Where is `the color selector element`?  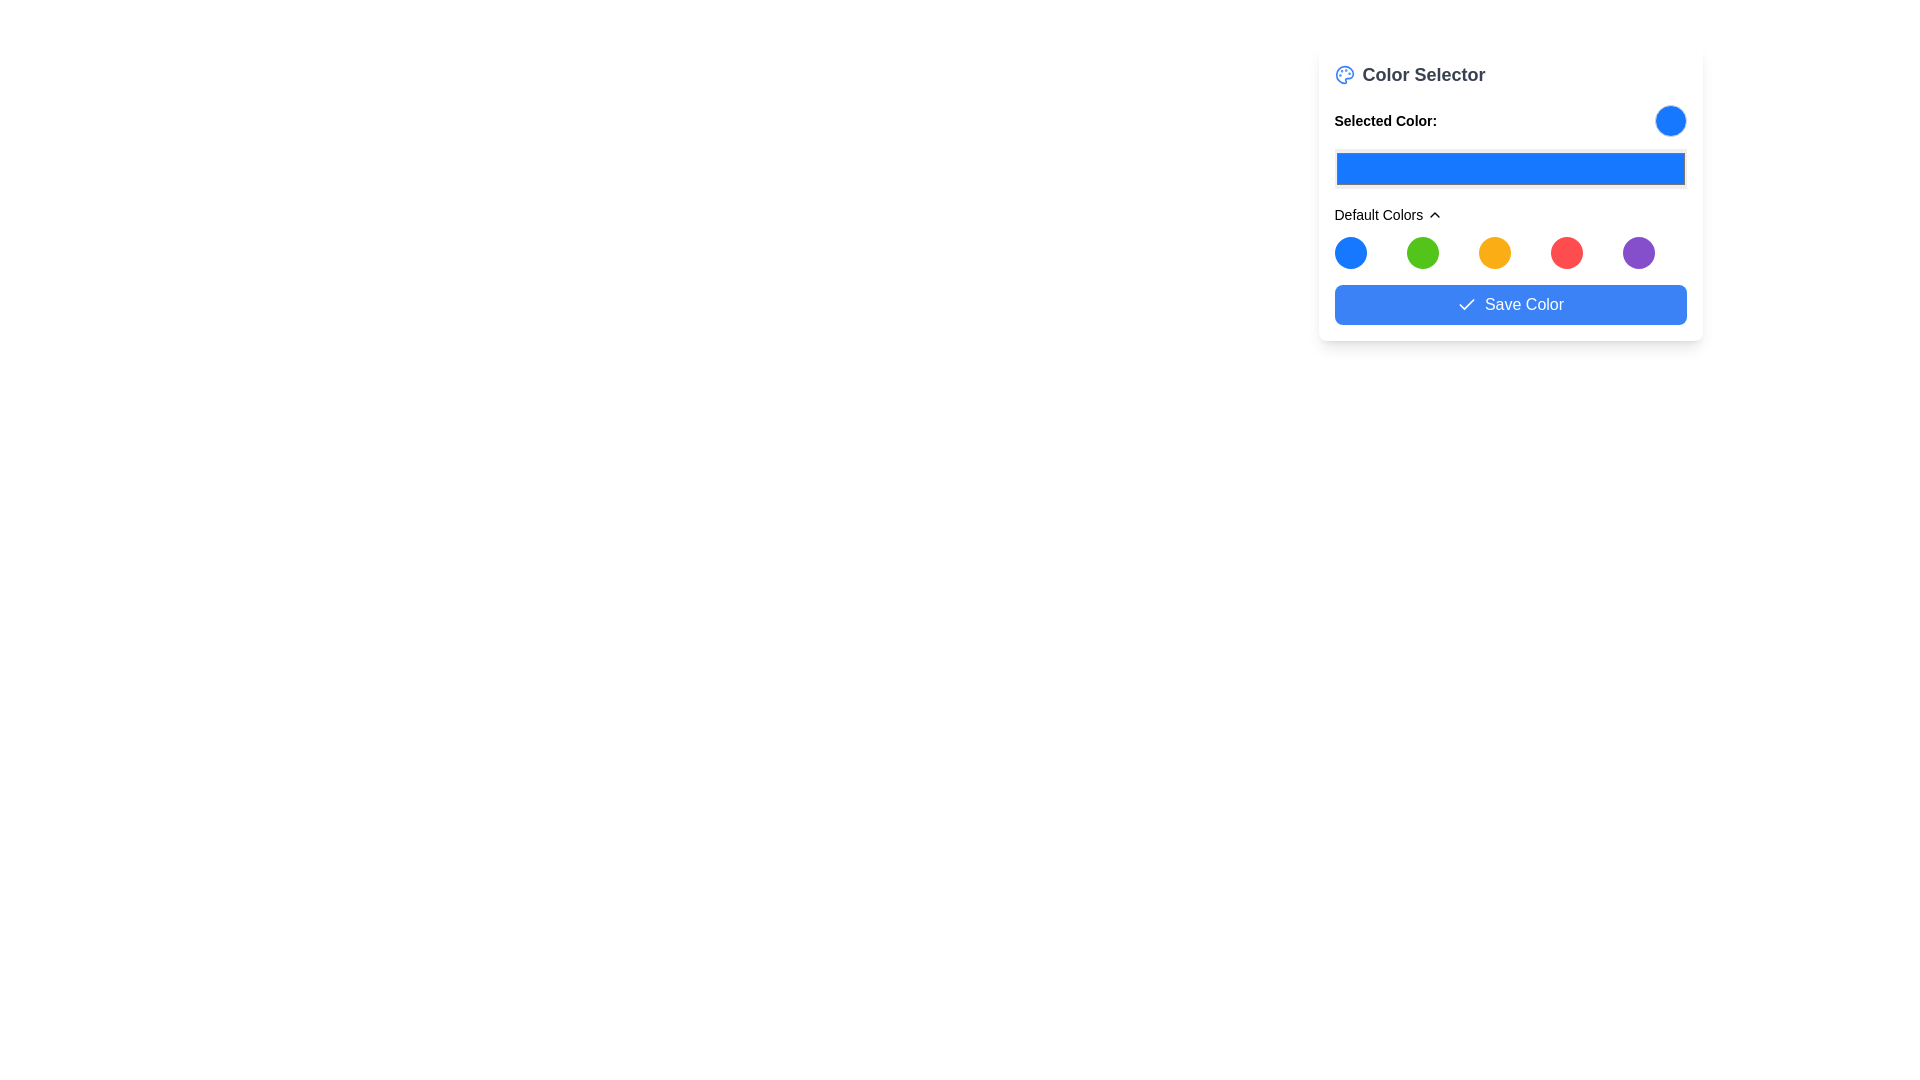
the color selector element is located at coordinates (1510, 192).